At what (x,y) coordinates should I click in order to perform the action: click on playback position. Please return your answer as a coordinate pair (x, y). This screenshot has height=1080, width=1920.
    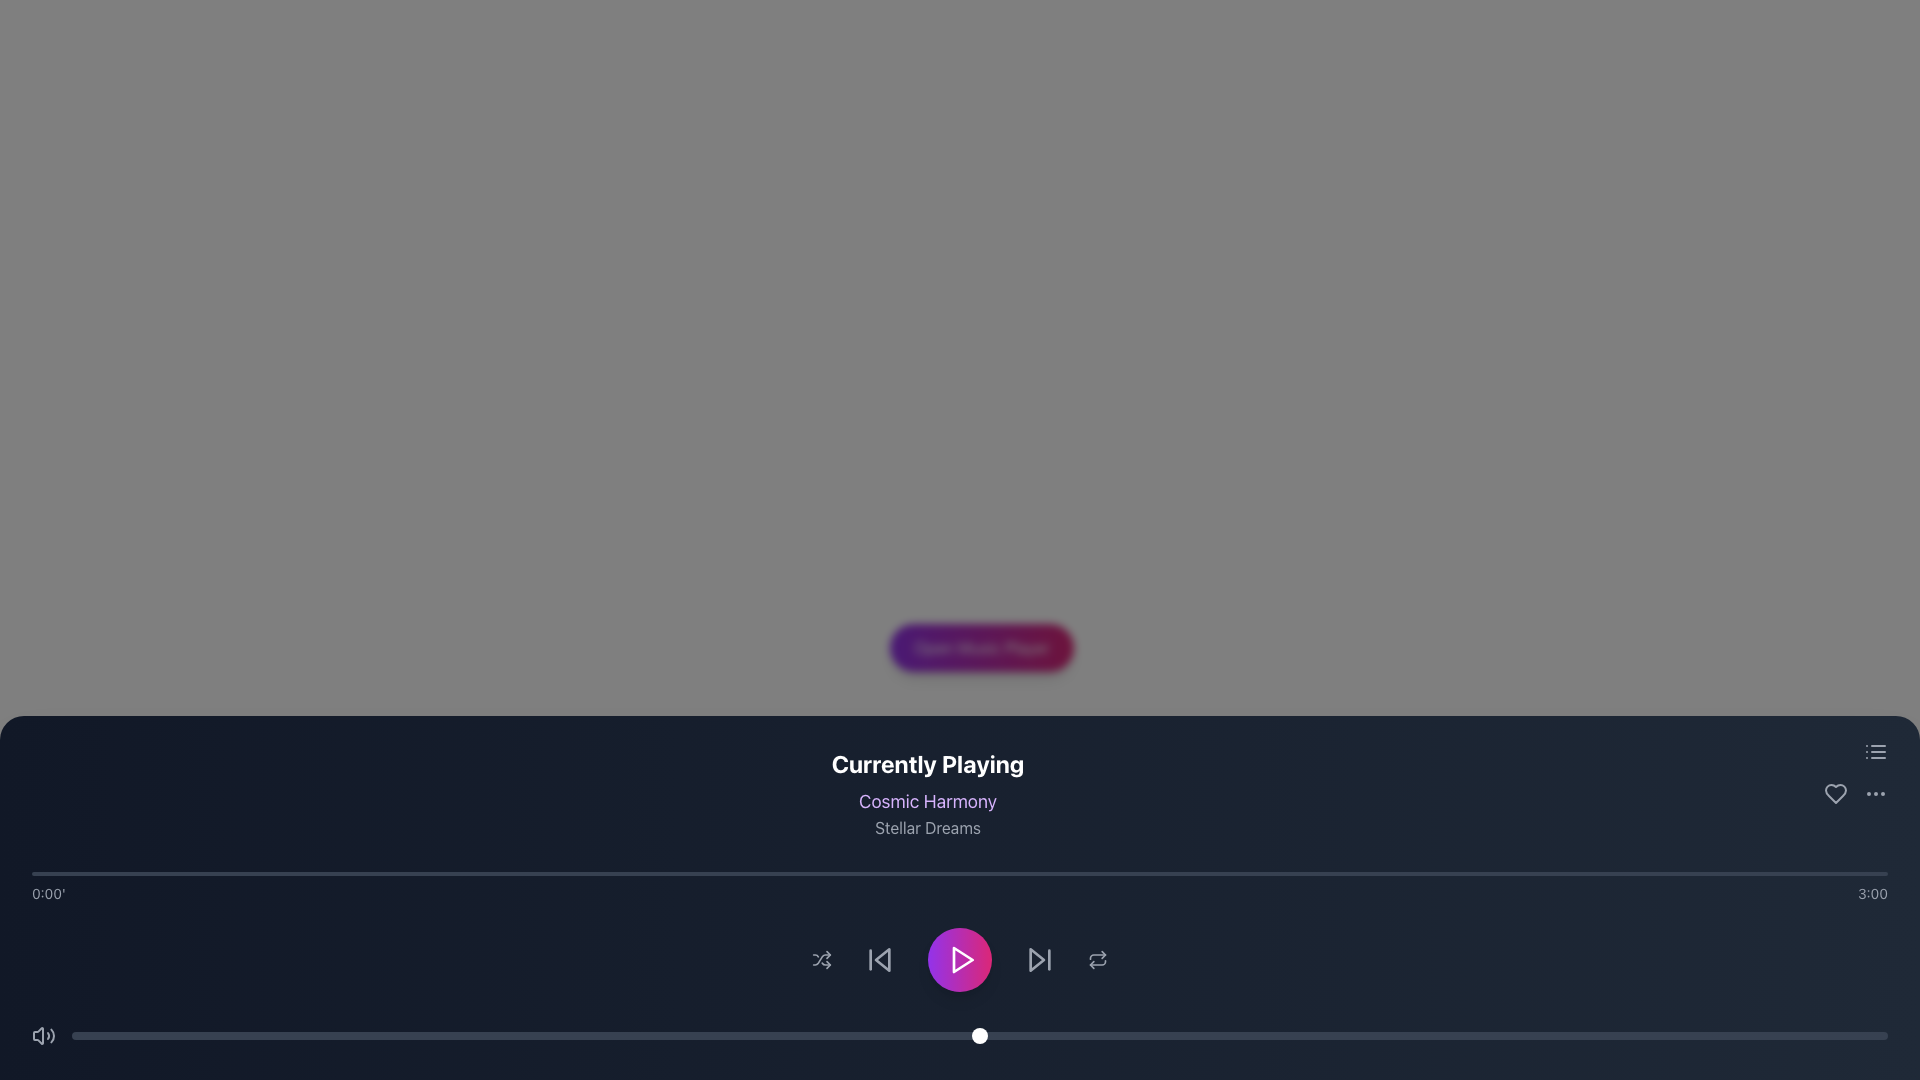
    Looking at the image, I should click on (341, 873).